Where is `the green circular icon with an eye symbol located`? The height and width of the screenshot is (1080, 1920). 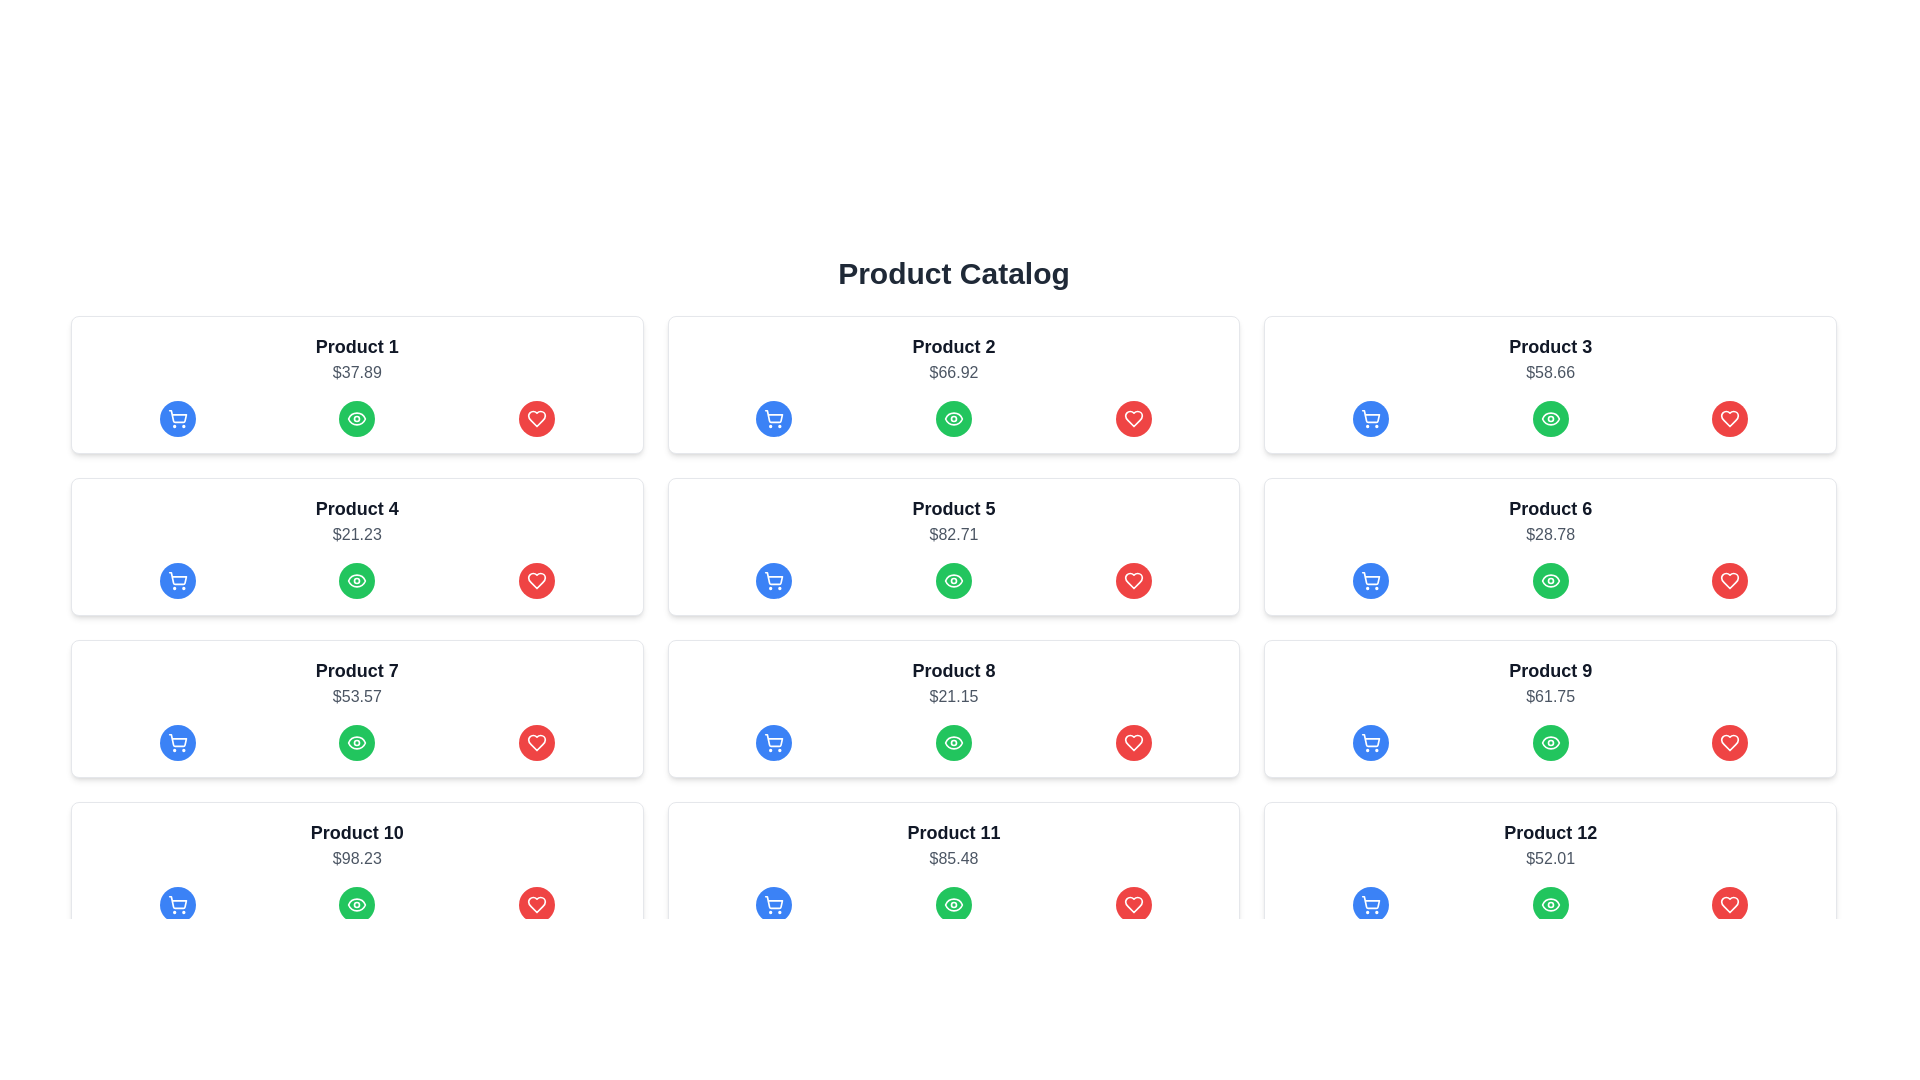
the green circular icon with an eye symbol located is located at coordinates (356, 581).